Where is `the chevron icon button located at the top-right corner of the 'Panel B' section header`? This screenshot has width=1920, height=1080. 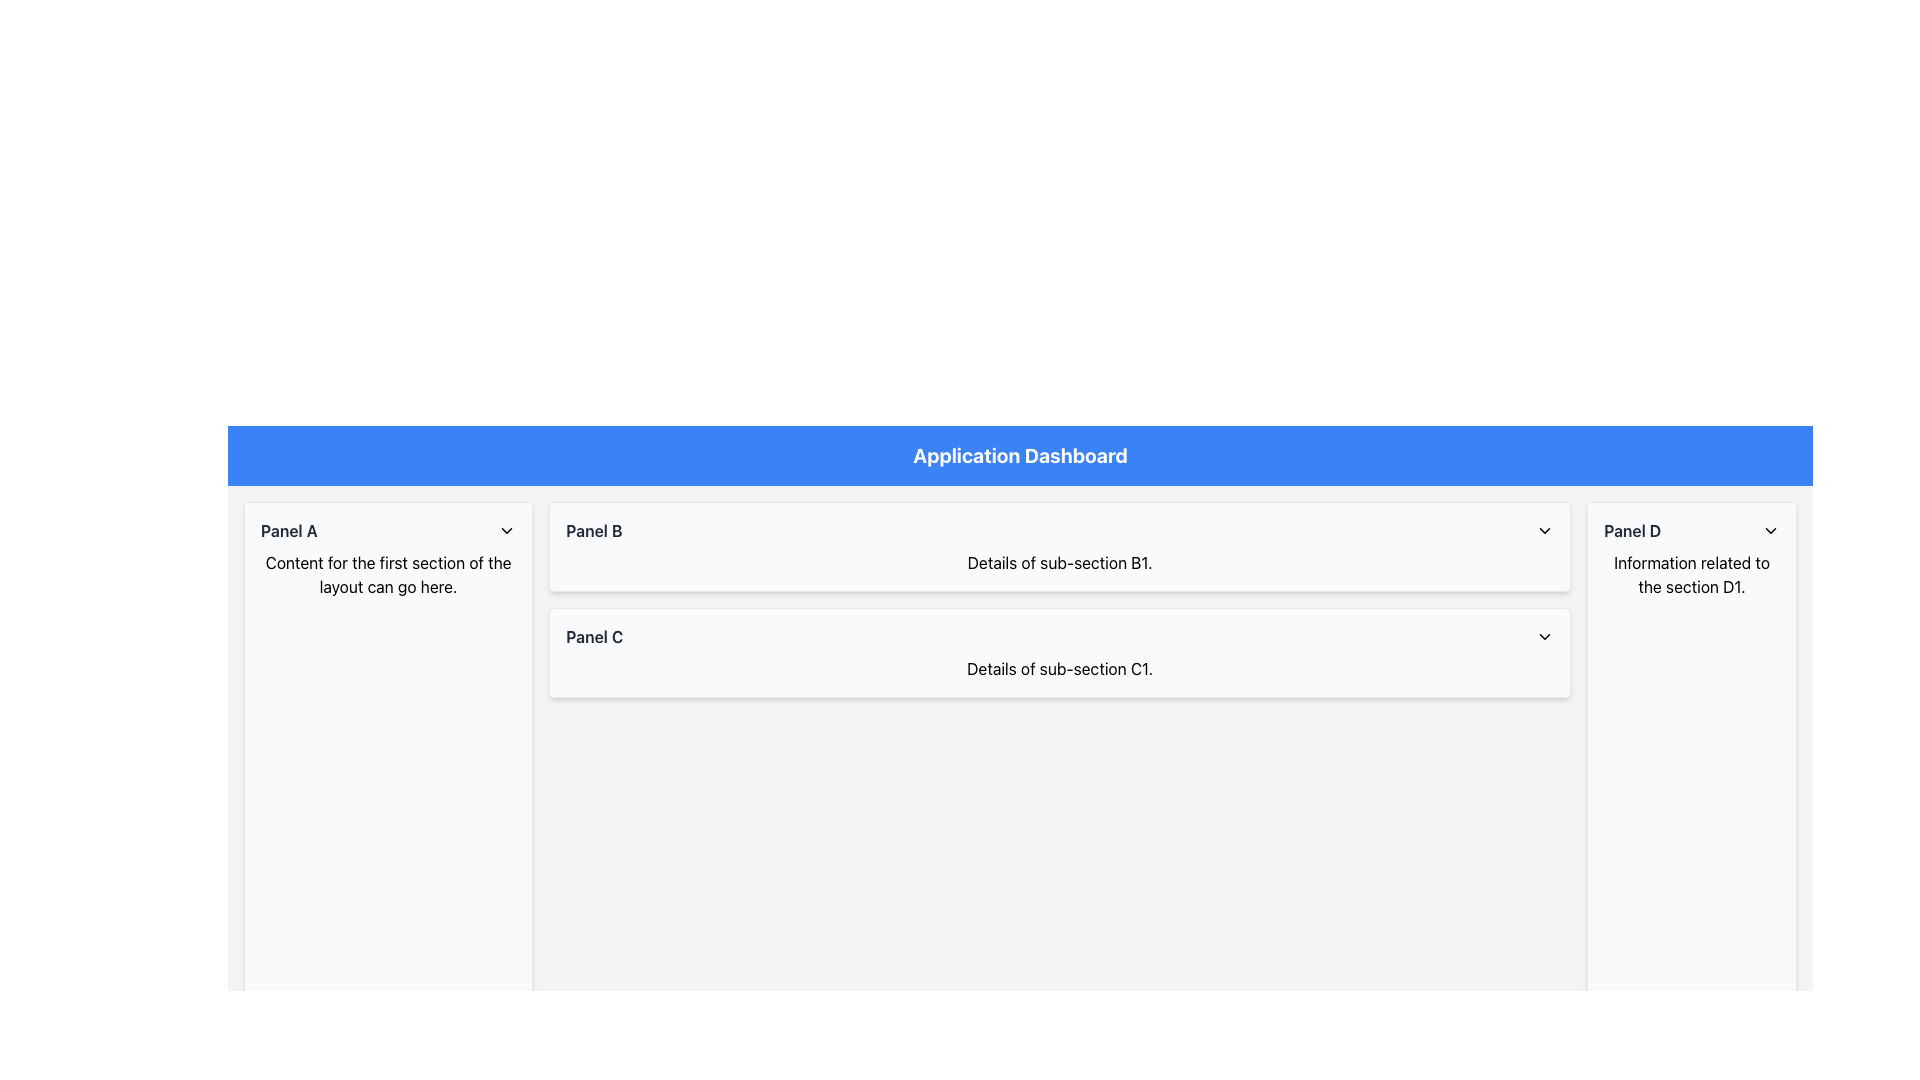 the chevron icon button located at the top-right corner of the 'Panel B' section header is located at coordinates (1544, 530).